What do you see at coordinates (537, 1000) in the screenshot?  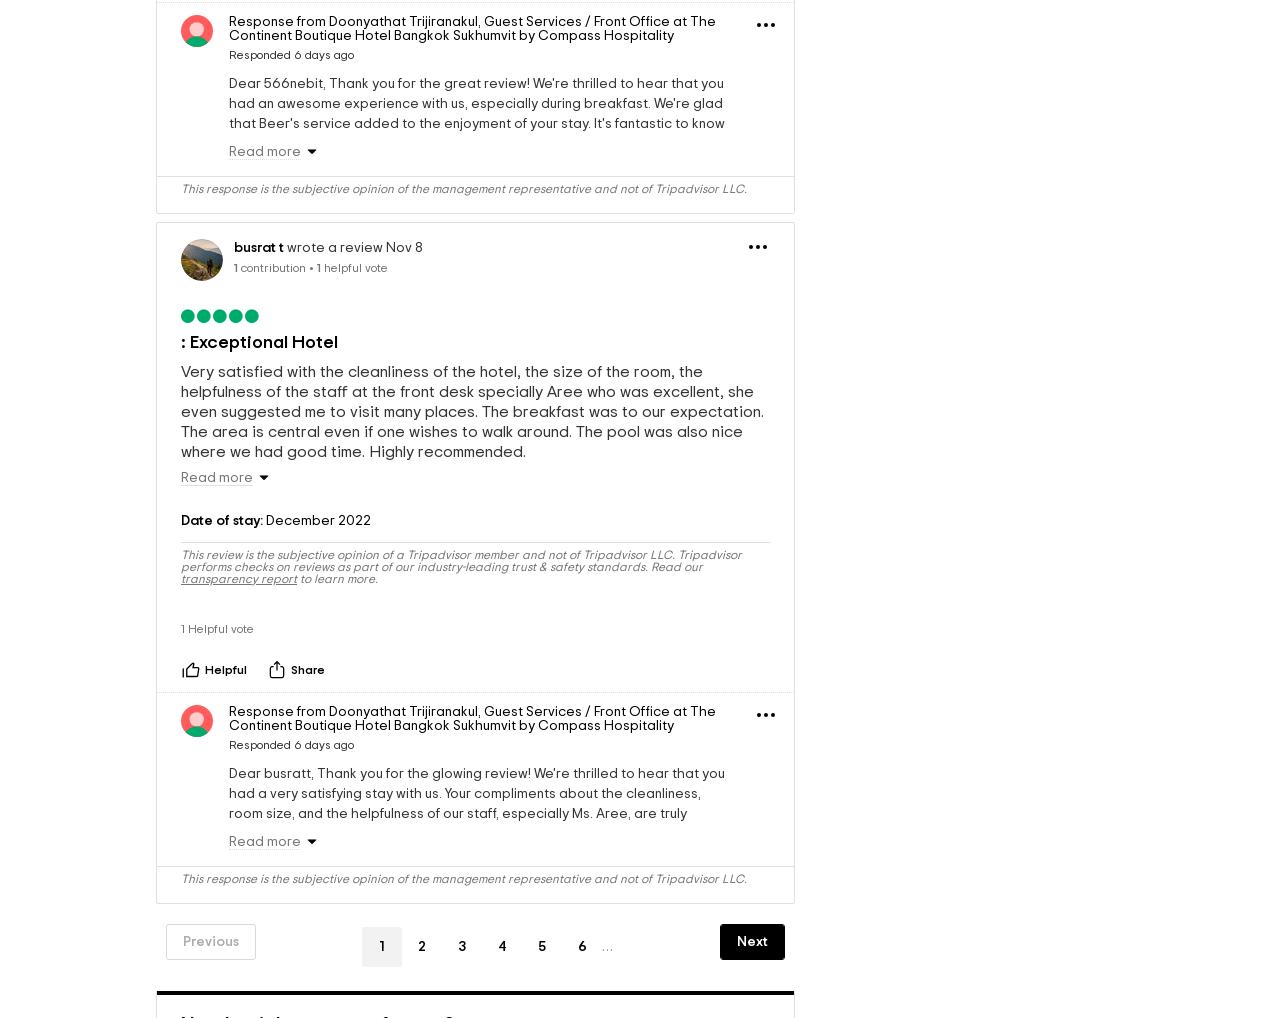 I see `'5'` at bounding box center [537, 1000].